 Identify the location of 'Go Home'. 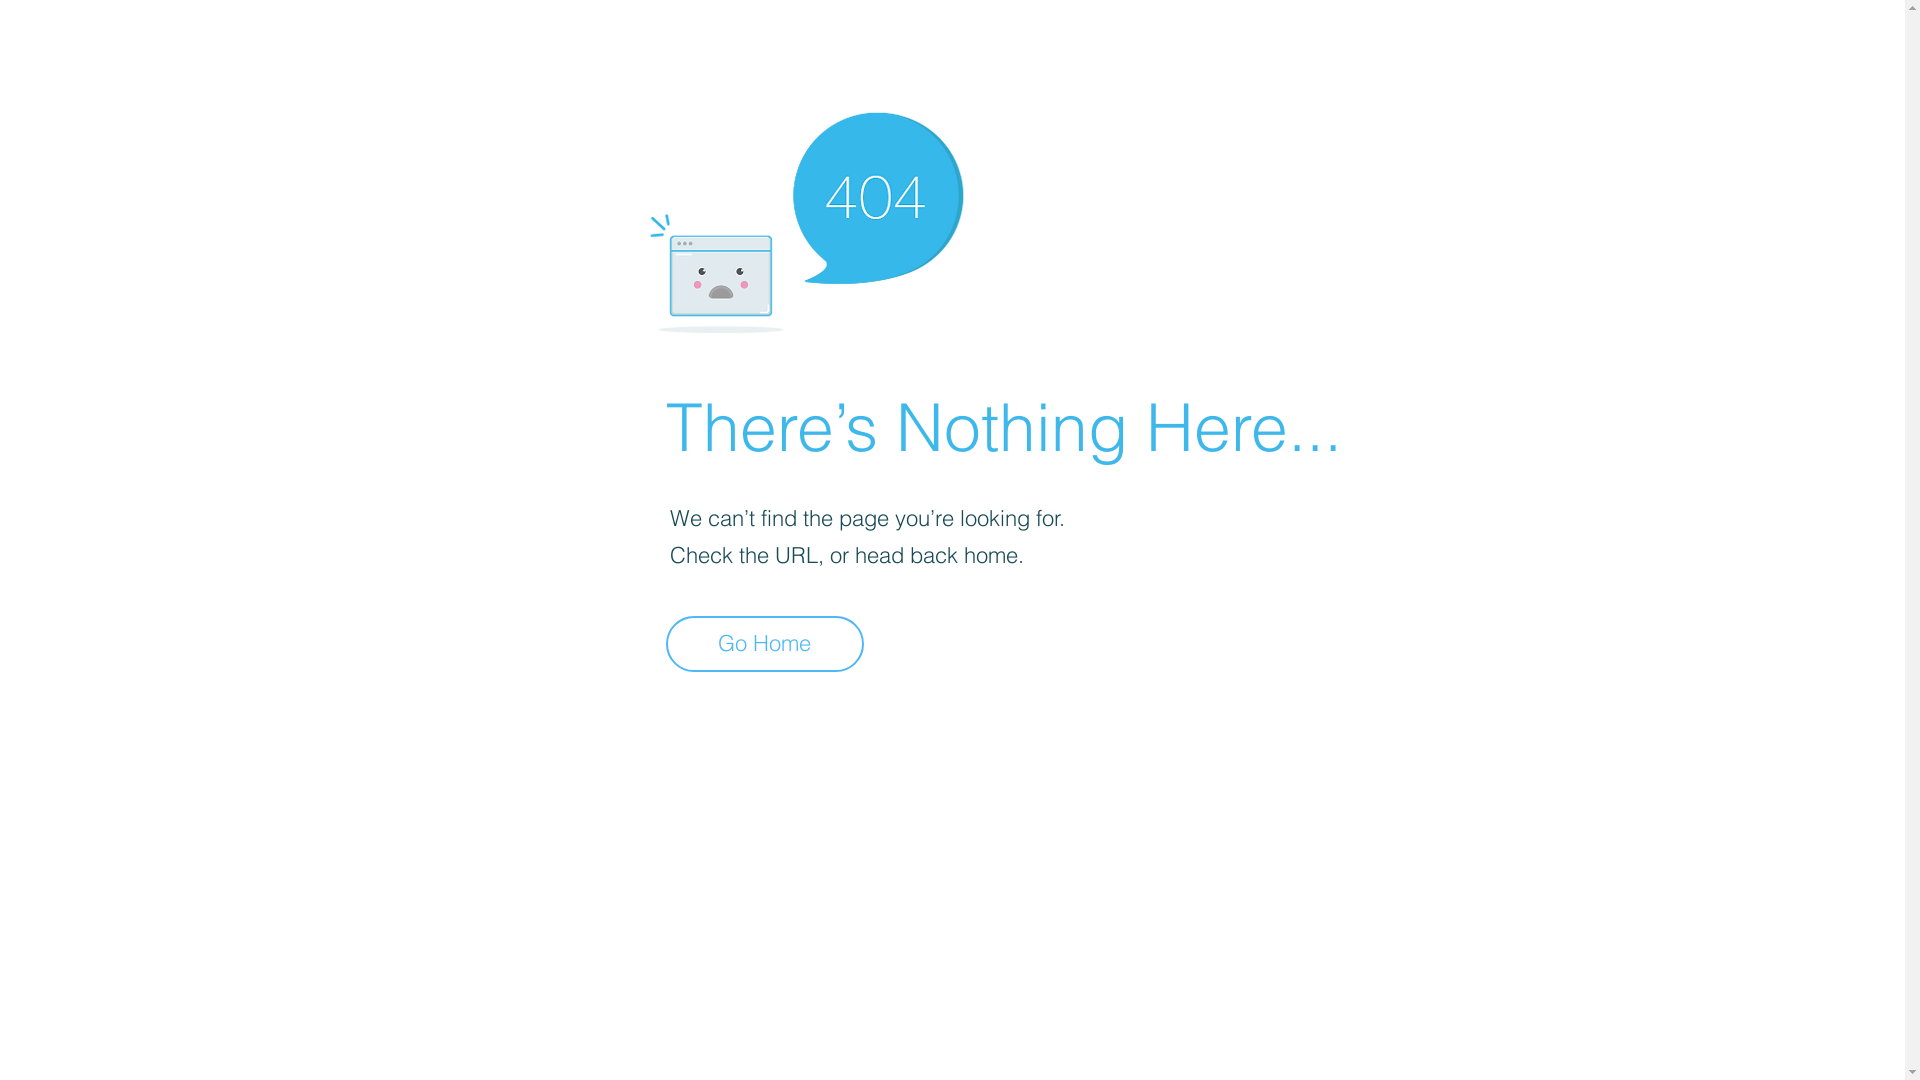
(763, 644).